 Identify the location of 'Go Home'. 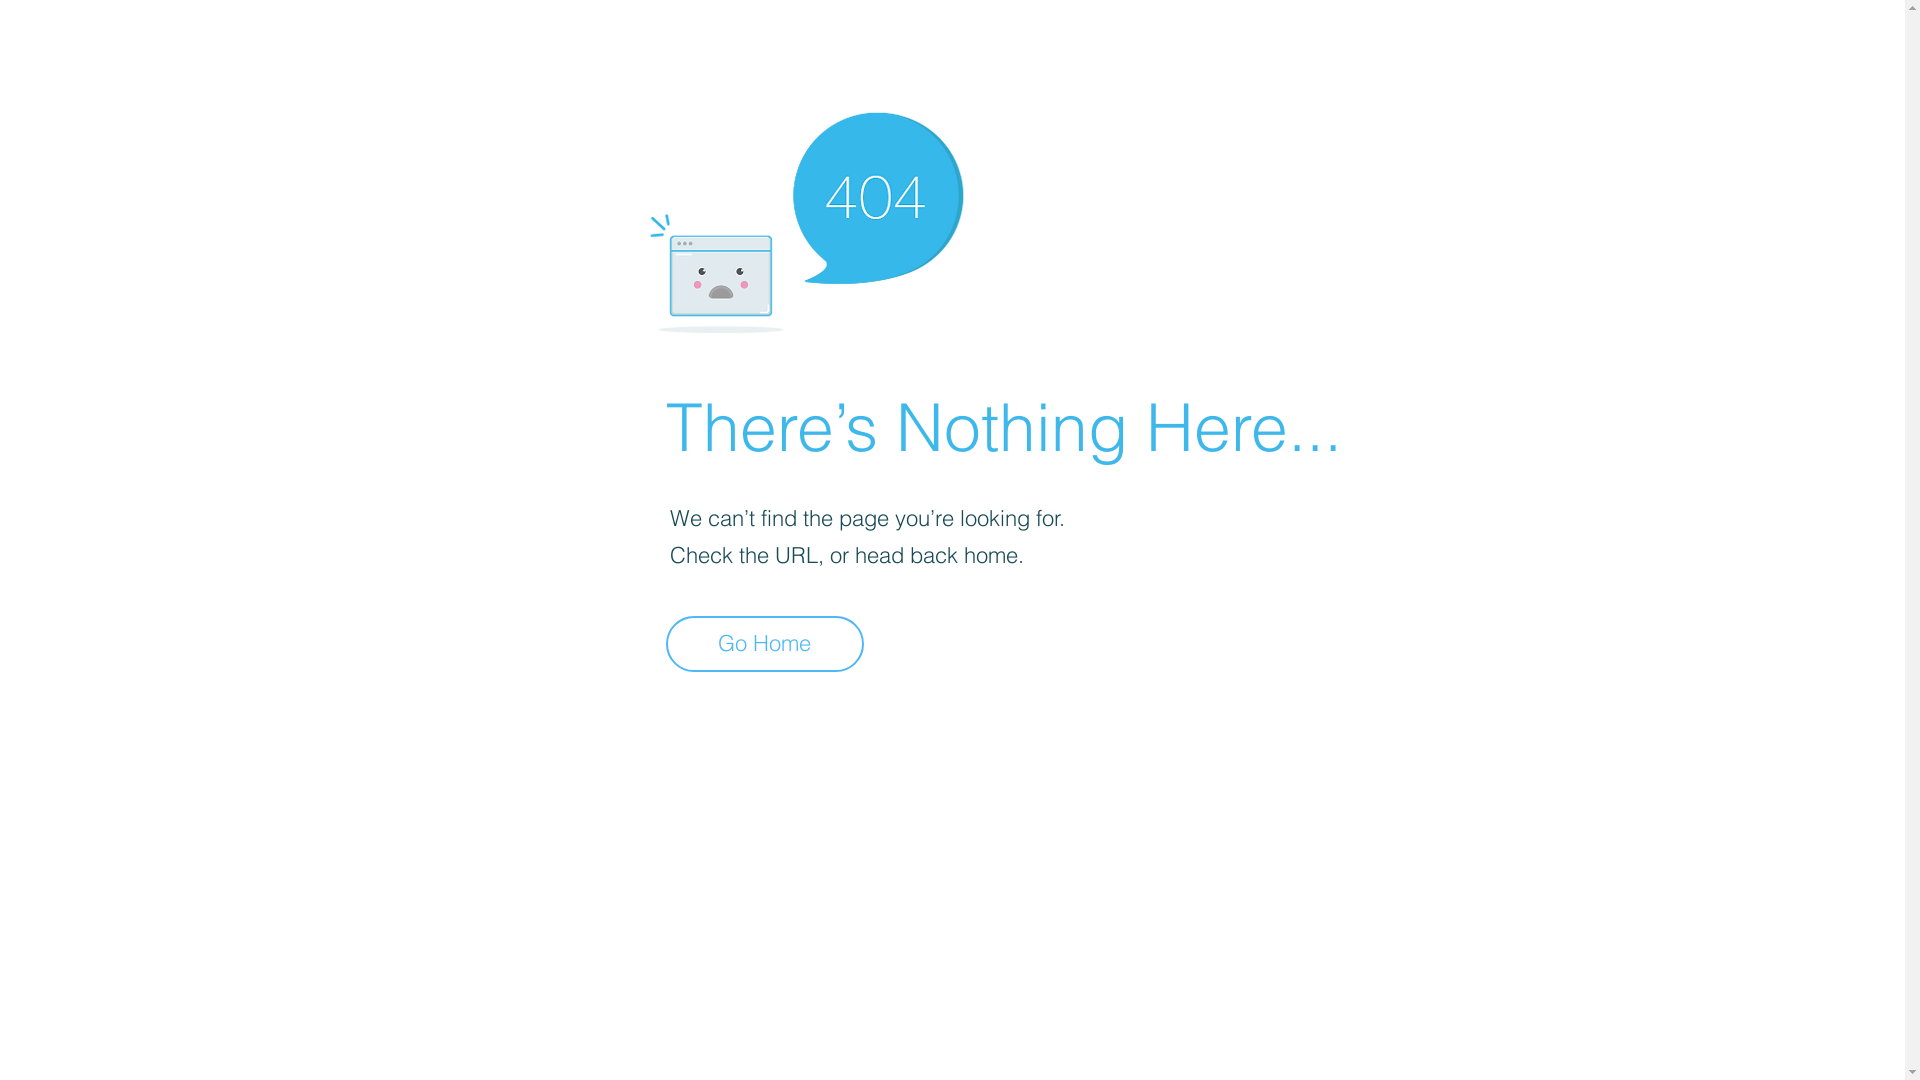
(763, 644).